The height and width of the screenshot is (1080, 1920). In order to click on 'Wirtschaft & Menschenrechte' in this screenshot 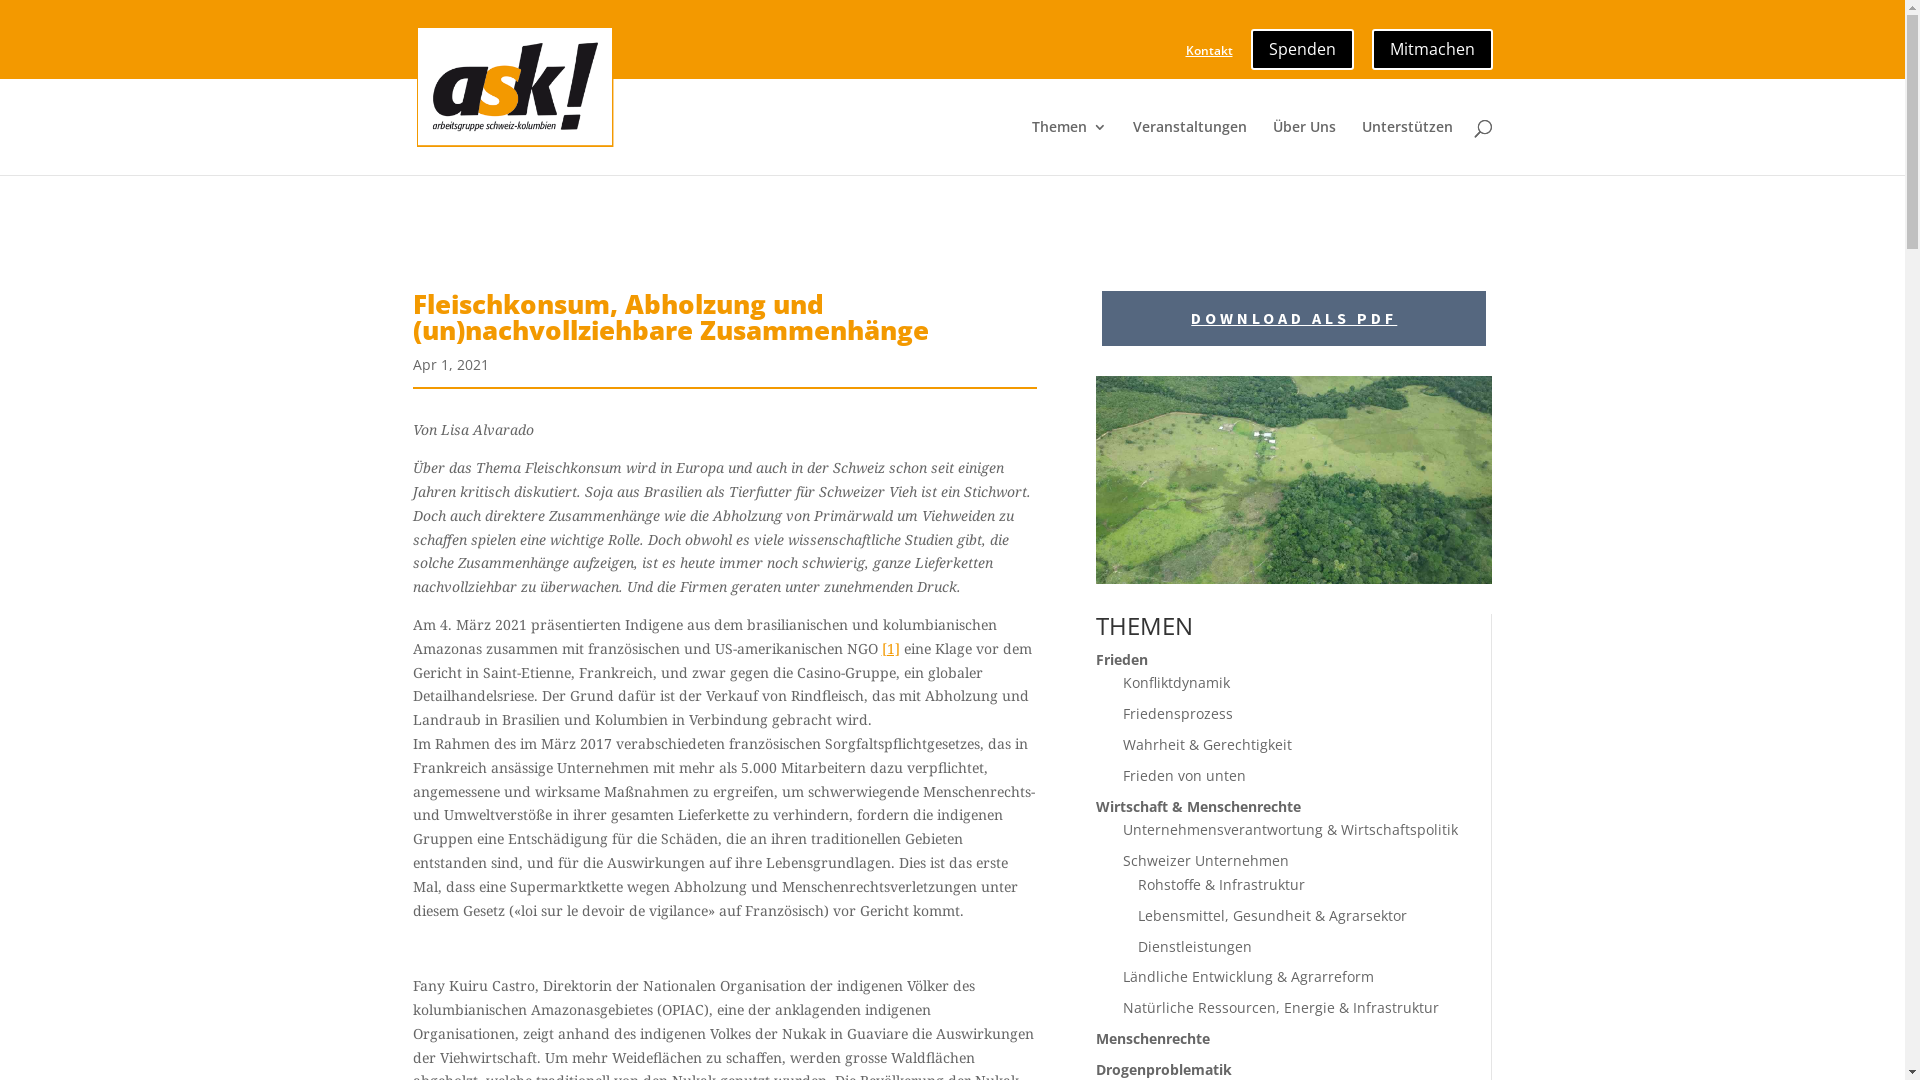, I will do `click(1198, 805)`.